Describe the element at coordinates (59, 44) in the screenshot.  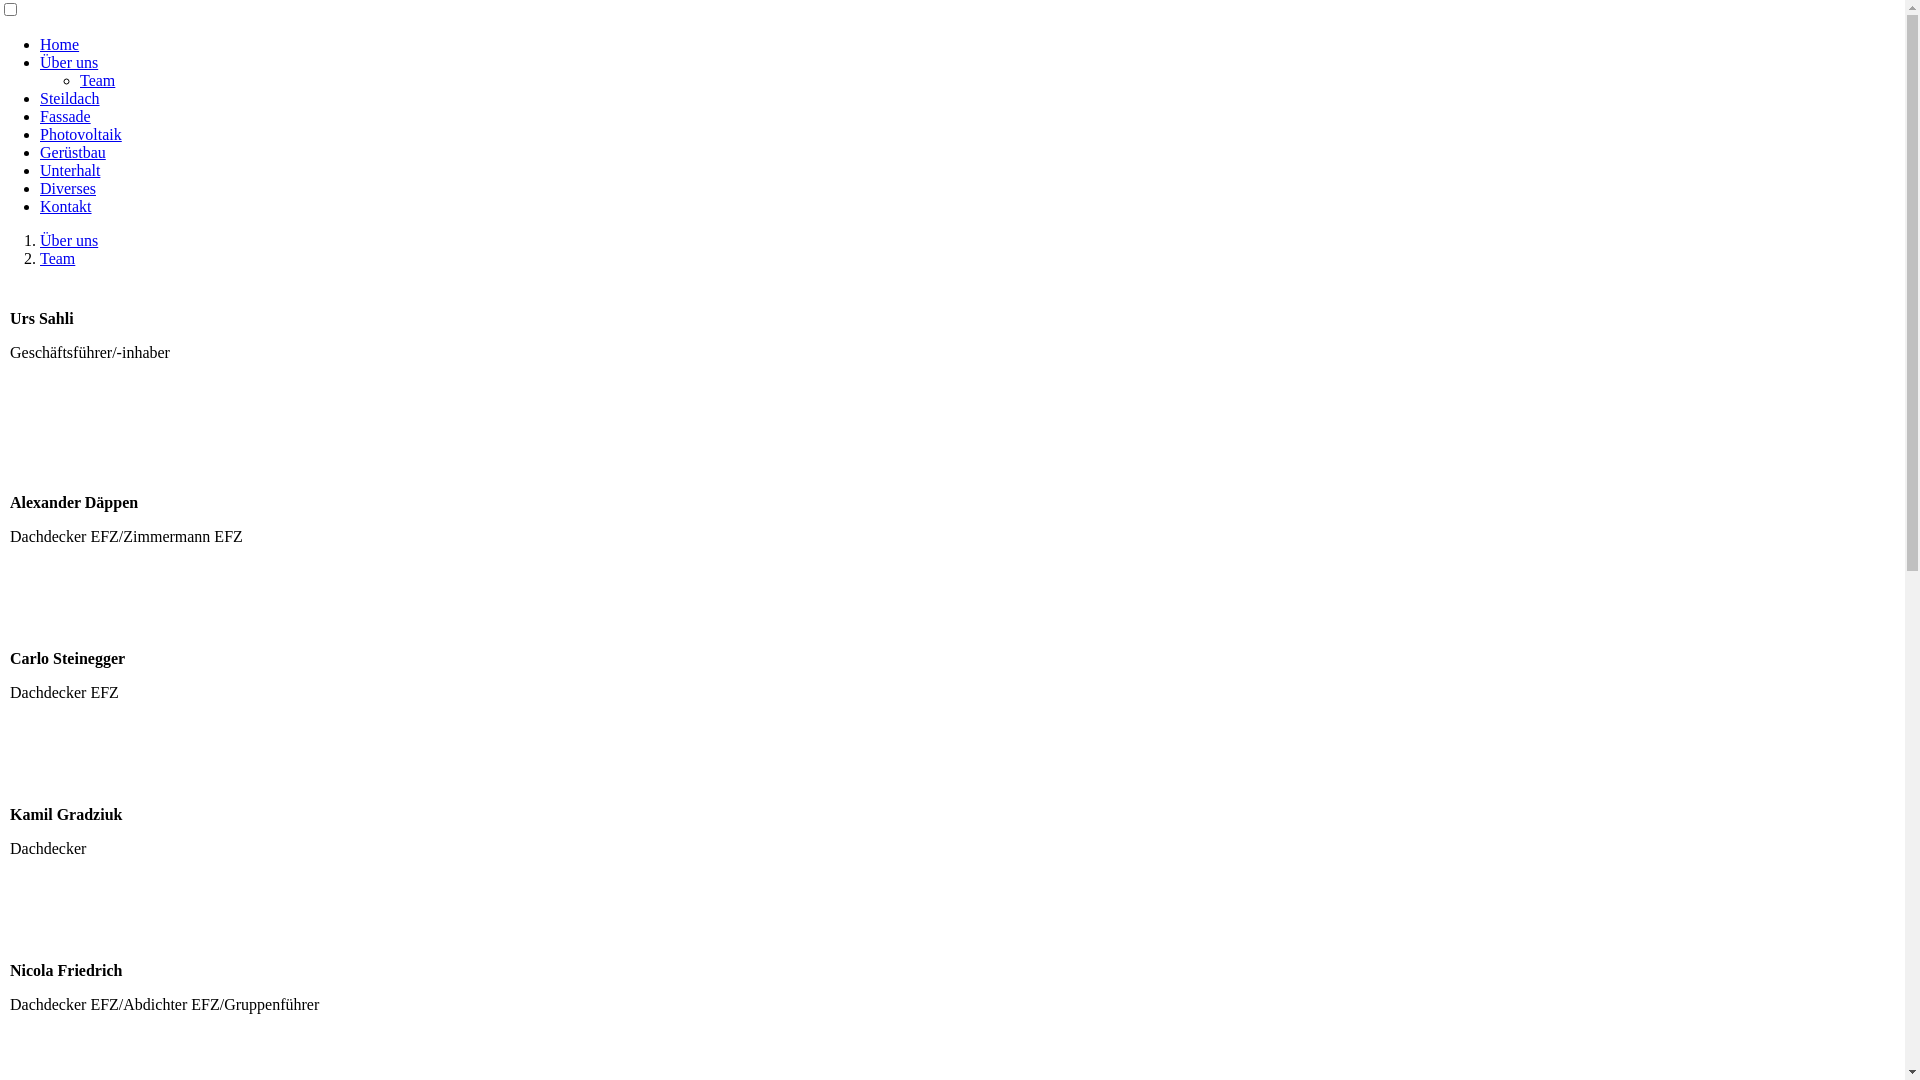
I see `'Home'` at that location.